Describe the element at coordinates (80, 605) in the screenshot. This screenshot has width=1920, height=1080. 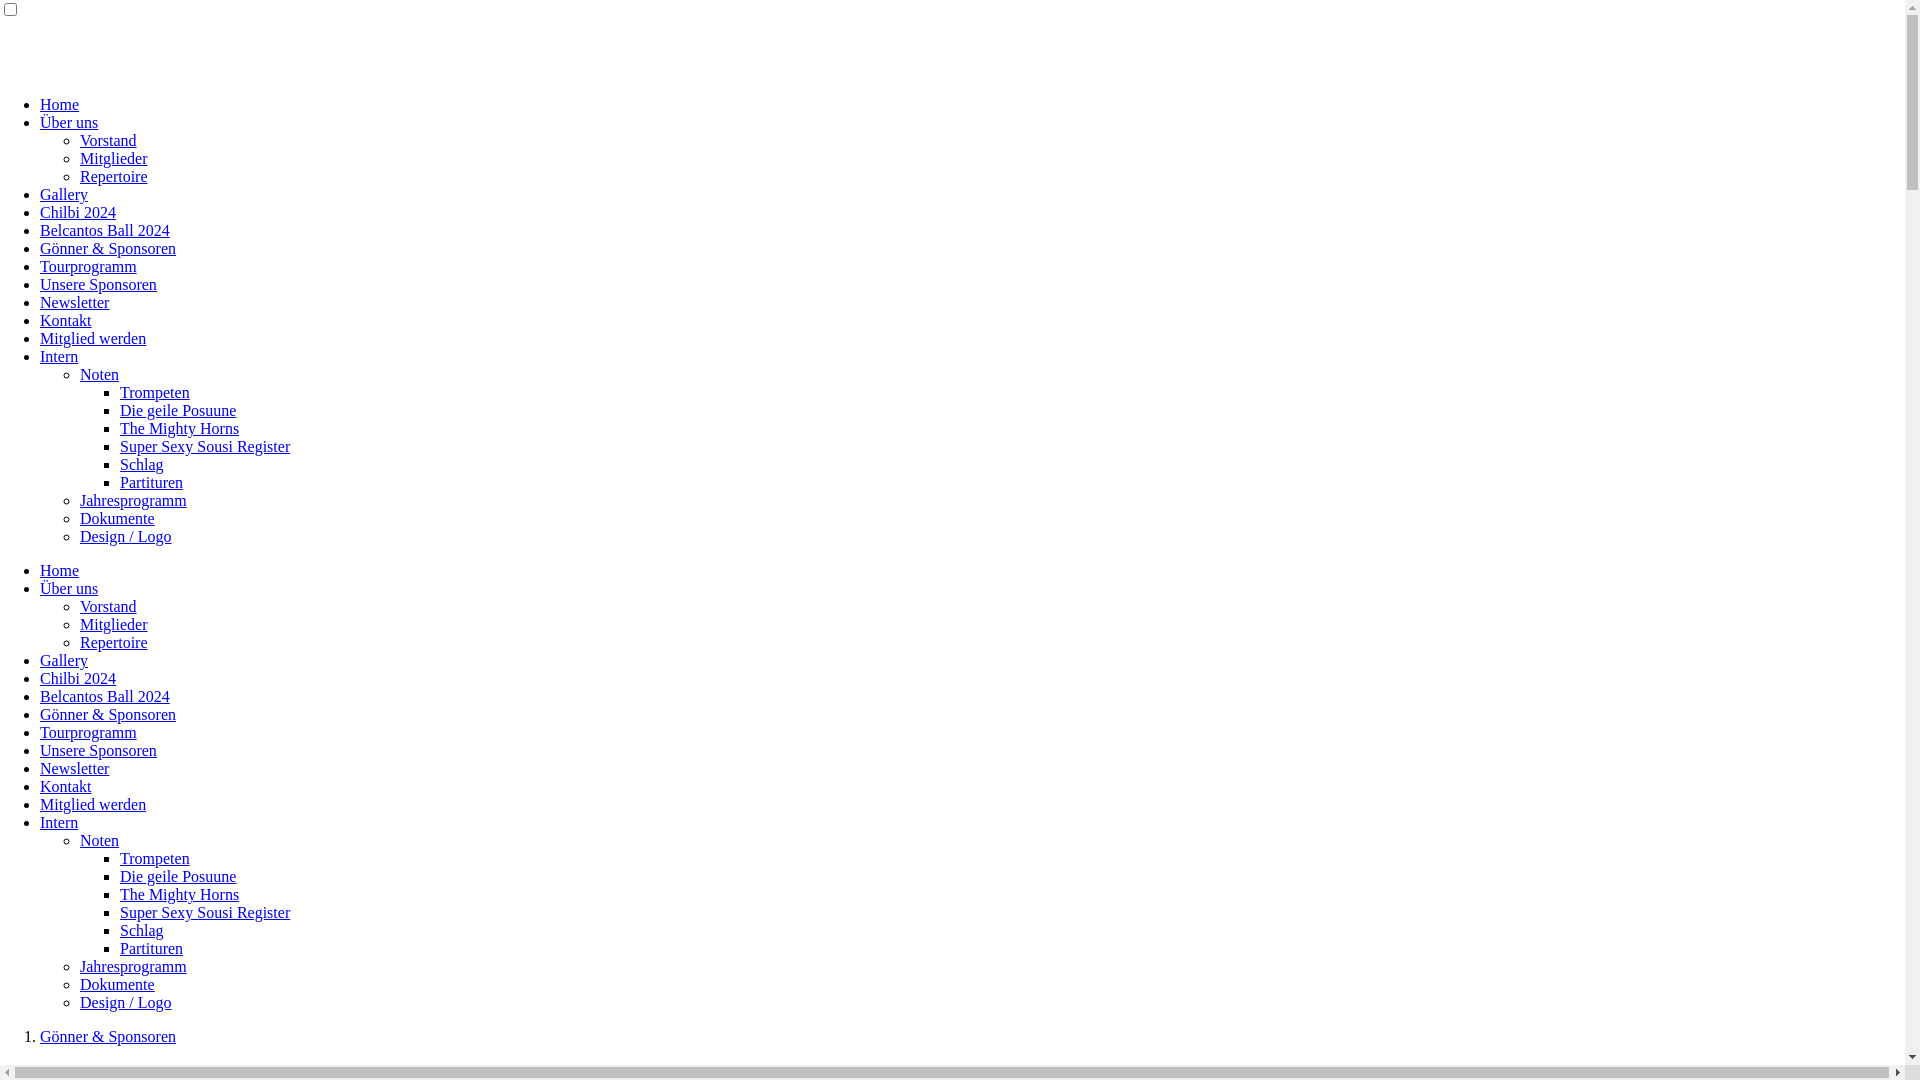
I see `'Vorstand'` at that location.